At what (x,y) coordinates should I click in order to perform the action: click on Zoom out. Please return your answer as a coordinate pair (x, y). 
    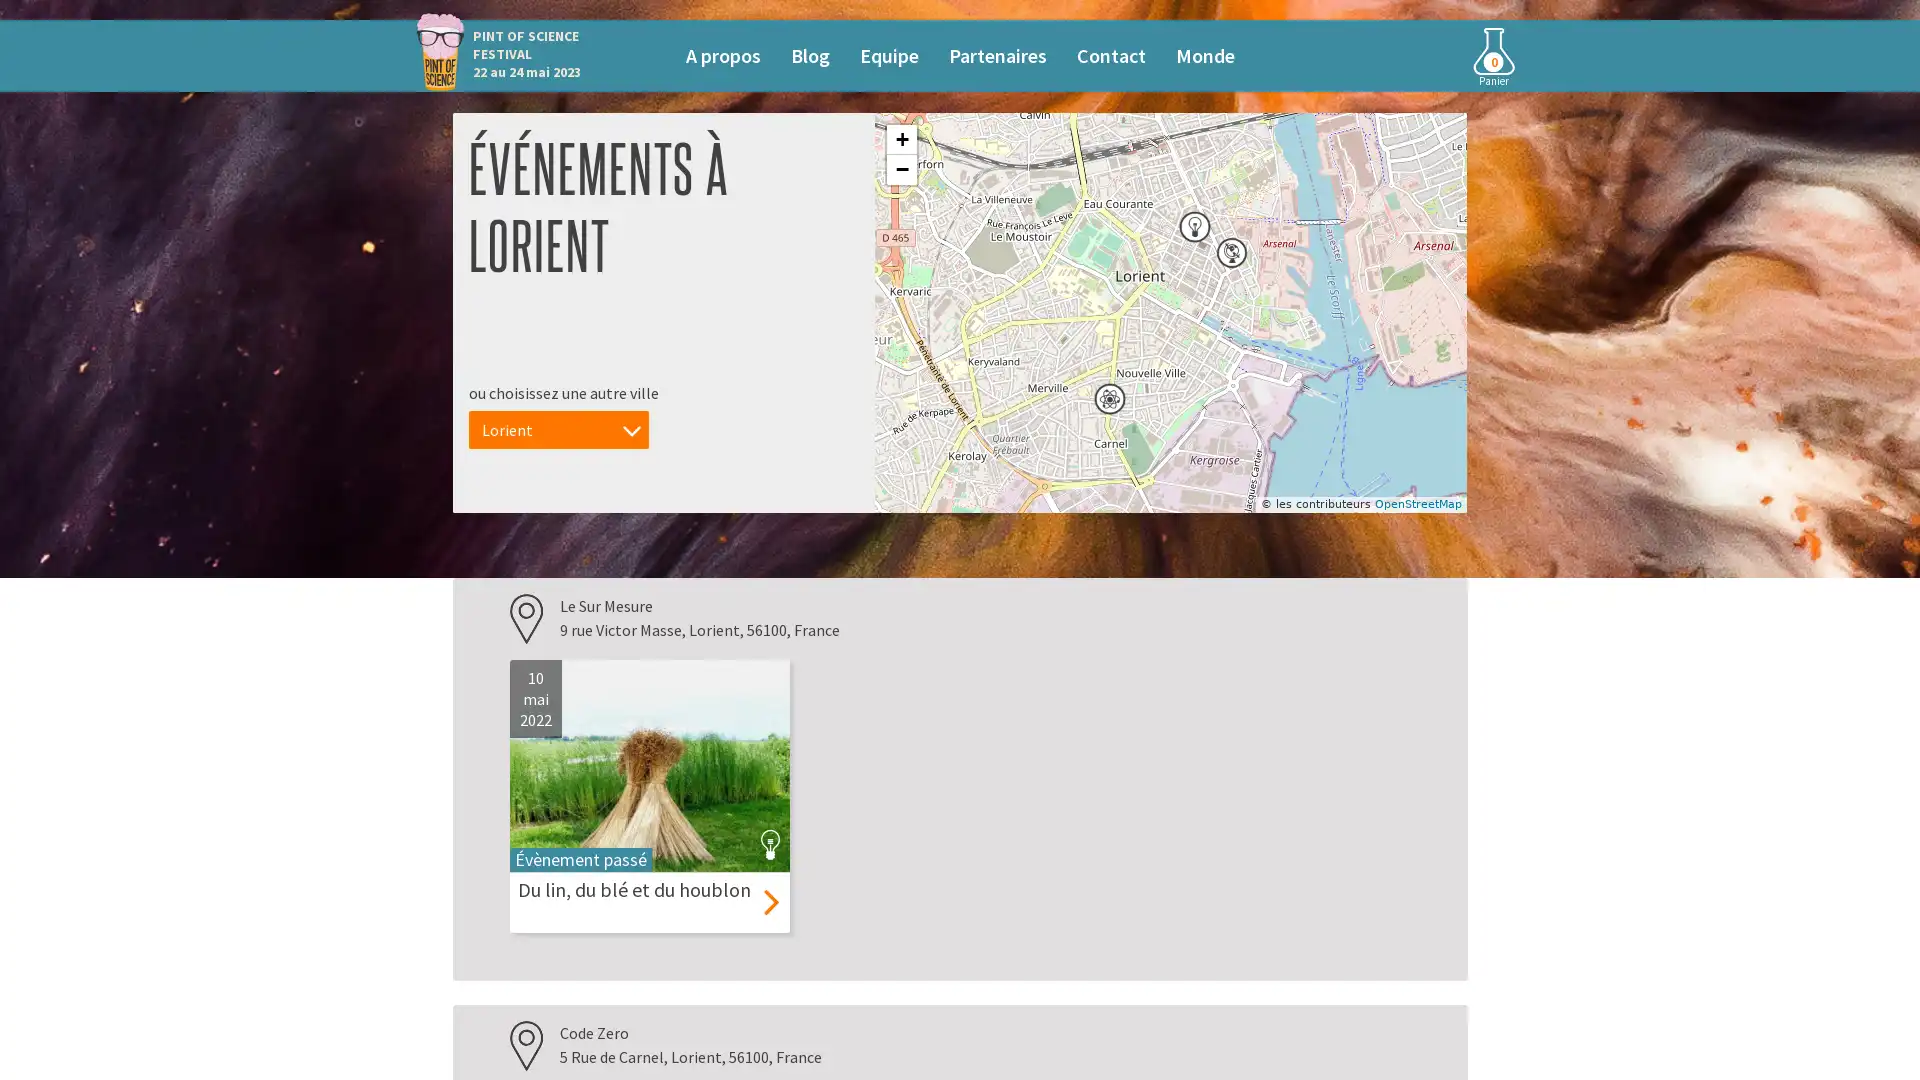
    Looking at the image, I should click on (901, 168).